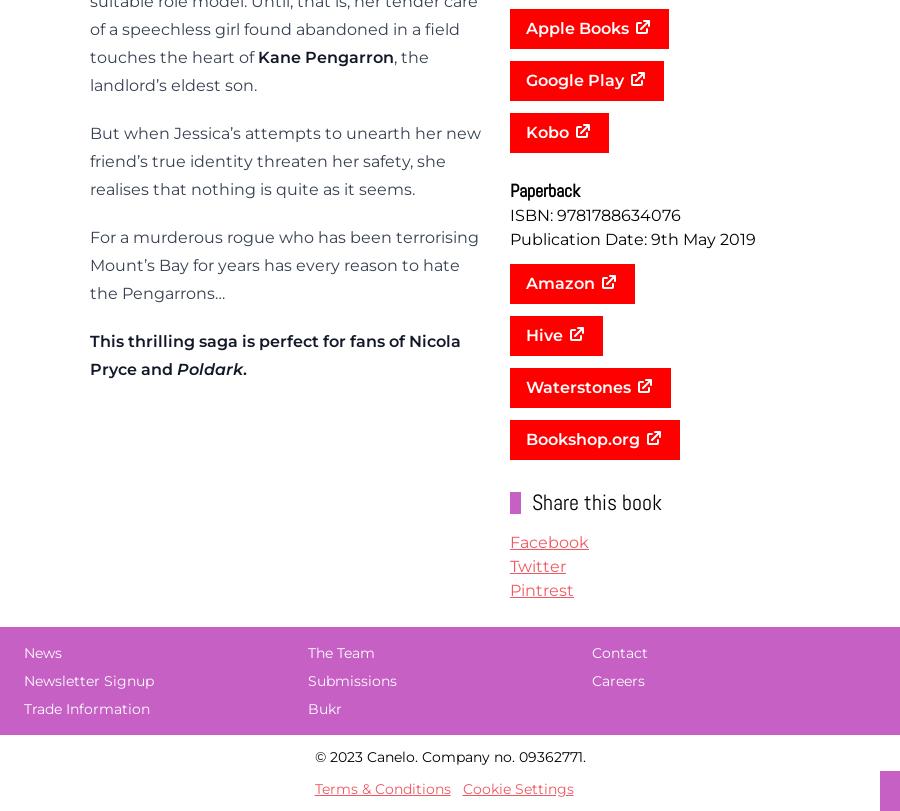 The height and width of the screenshot is (811, 900). I want to click on 'ISBN:', so click(532, 215).